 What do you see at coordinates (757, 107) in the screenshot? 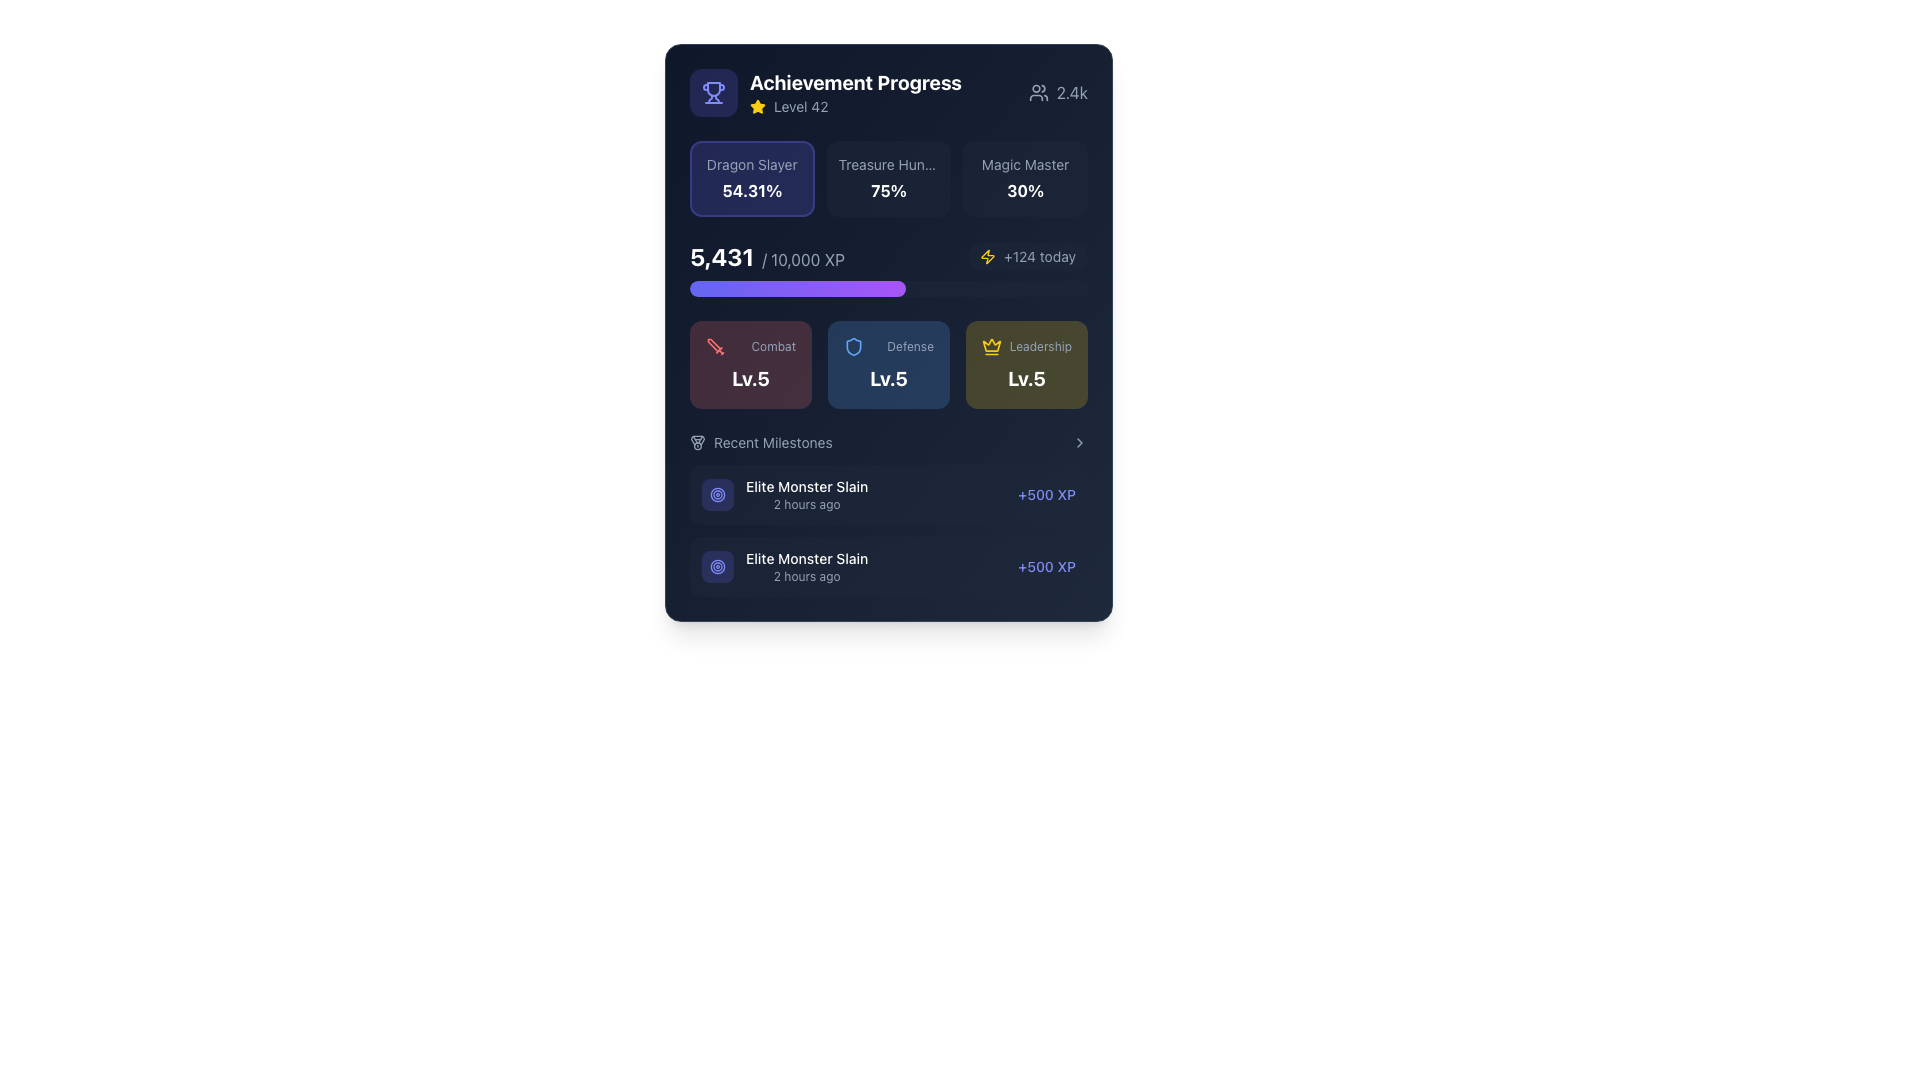
I see `the icon located to the left of the text 'Level 42' in the 'Achievement Progress' section, which serves as a visual indicator of level or status` at bounding box center [757, 107].